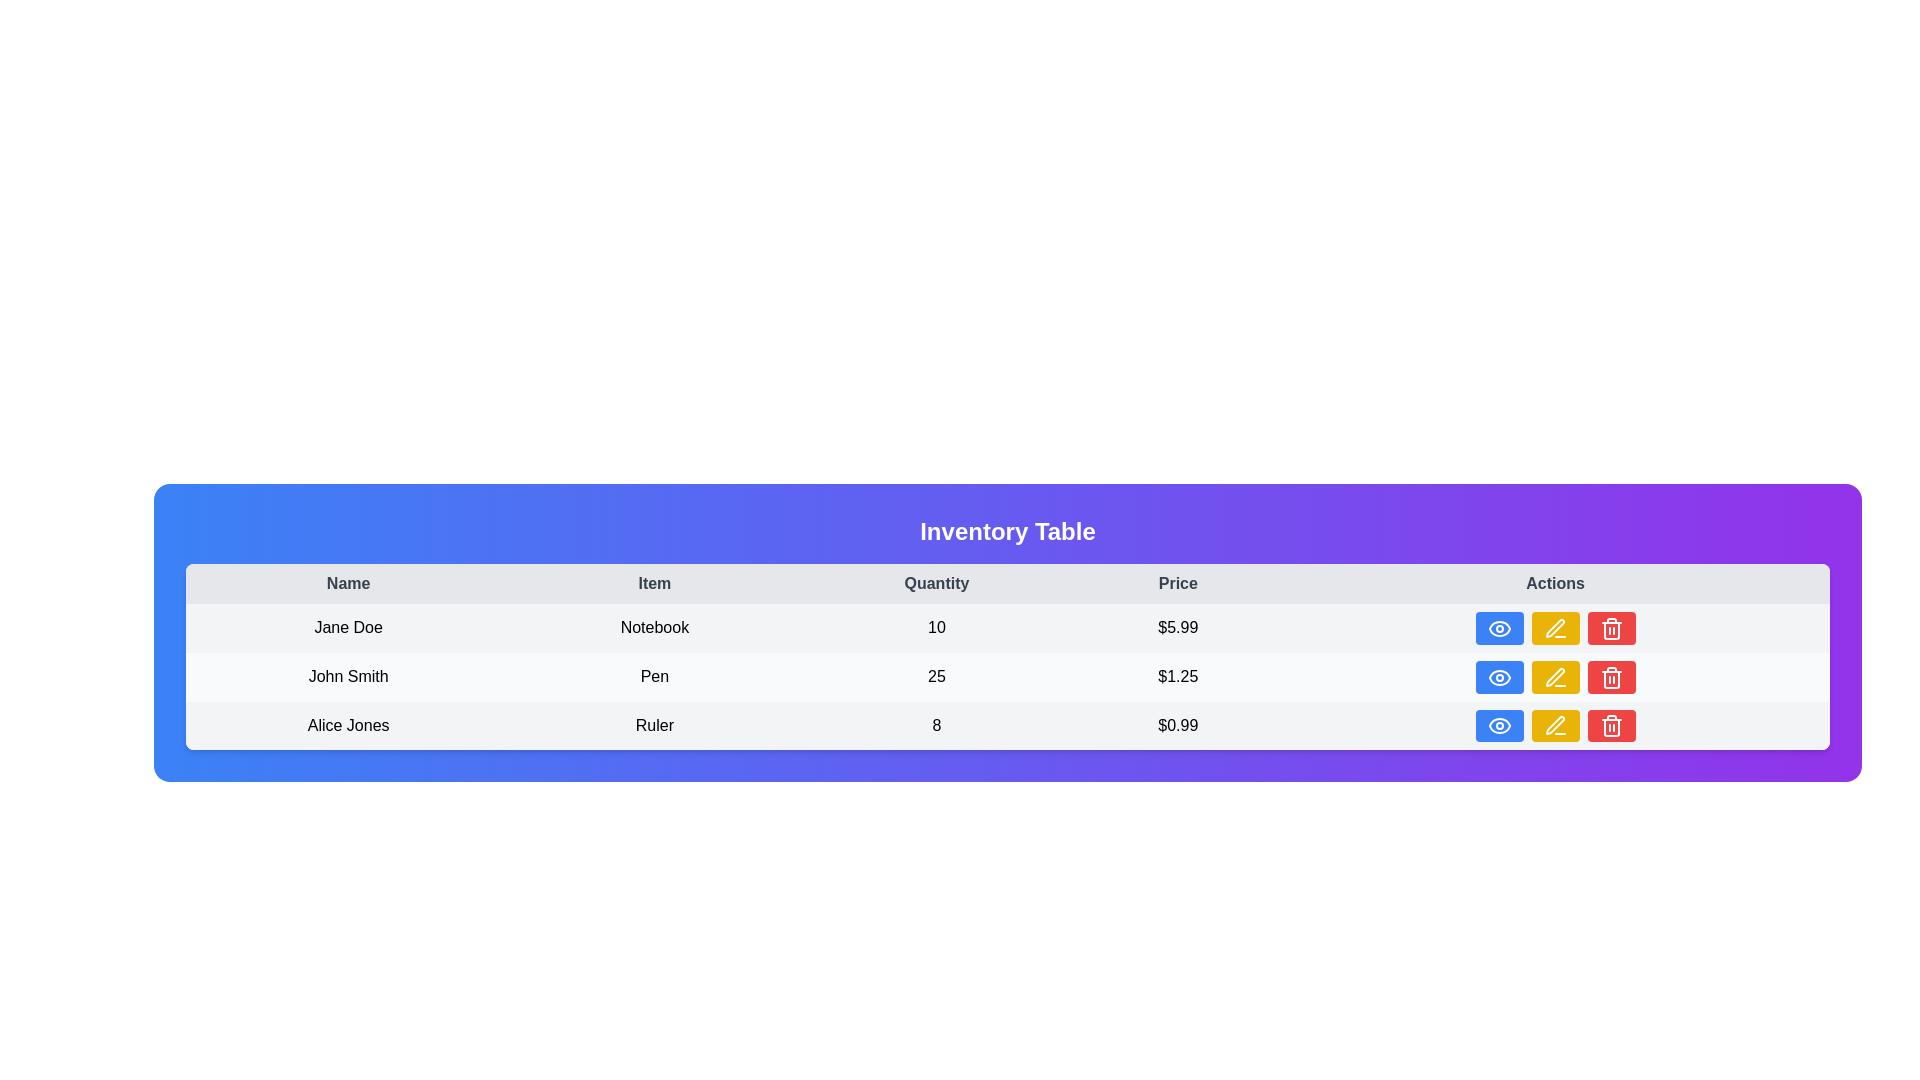  I want to click on price value from the text label located in the fourth column of the third row of the table for the item associated with Alice Jones, so click(1178, 725).